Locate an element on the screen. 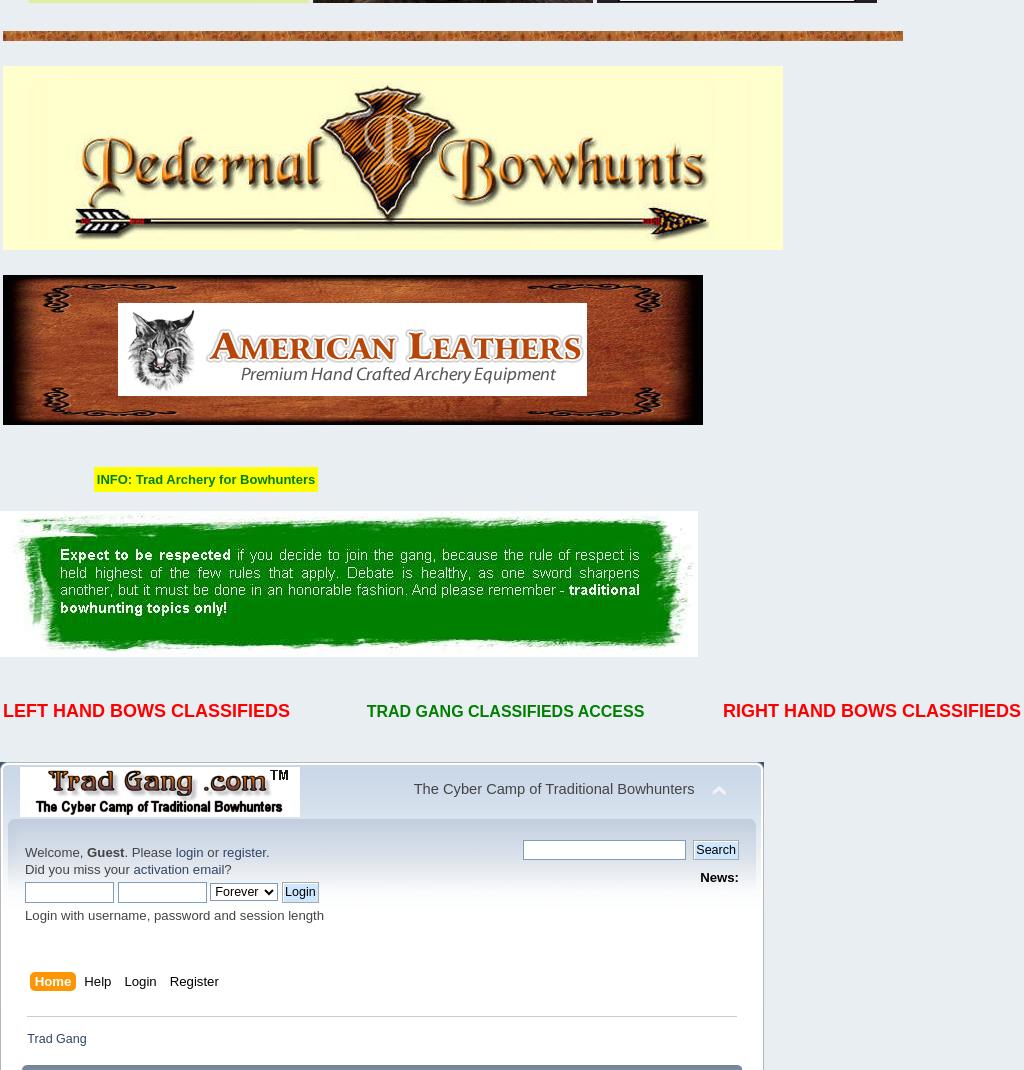 The image size is (1024, 1070). 'The Cyber Camp of Traditional Bowhunters' is located at coordinates (553, 788).